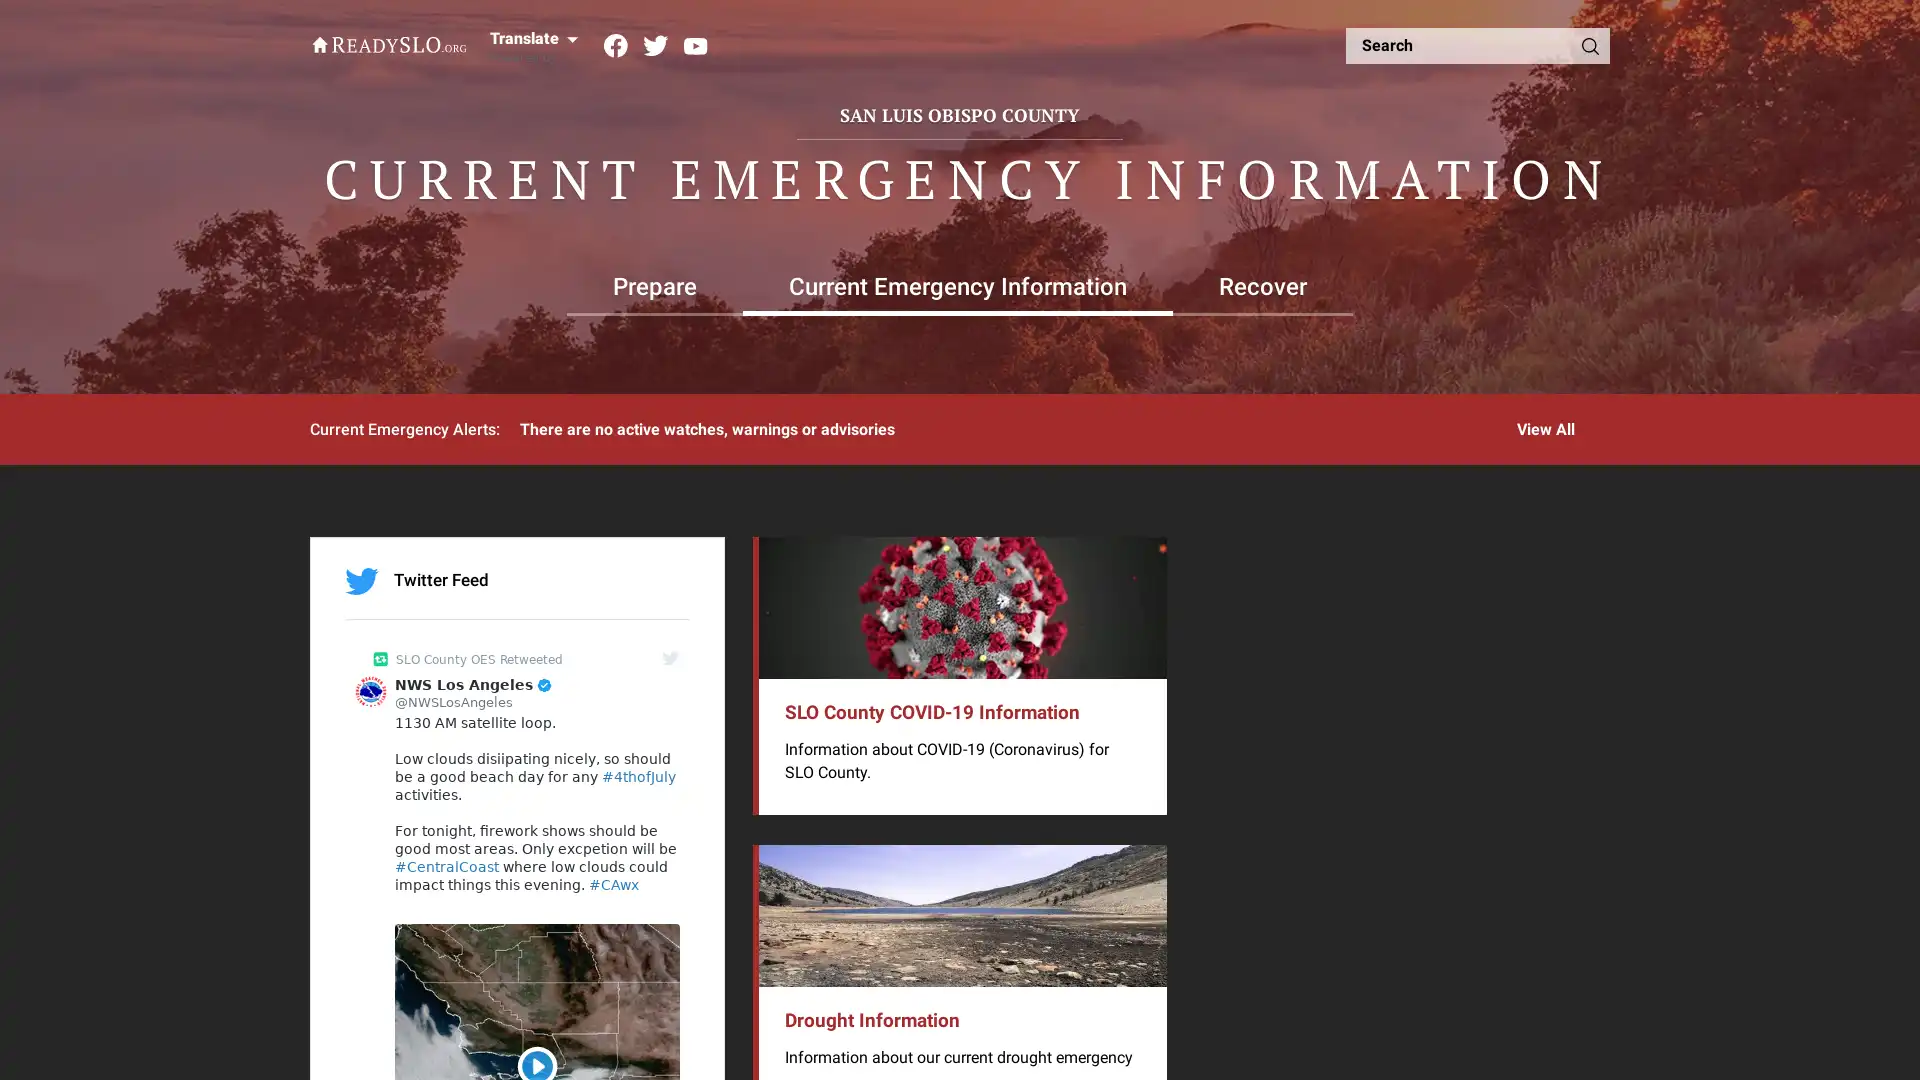 The image size is (1920, 1080). Describe the element at coordinates (1588, 45) in the screenshot. I see `SEARCH` at that location.